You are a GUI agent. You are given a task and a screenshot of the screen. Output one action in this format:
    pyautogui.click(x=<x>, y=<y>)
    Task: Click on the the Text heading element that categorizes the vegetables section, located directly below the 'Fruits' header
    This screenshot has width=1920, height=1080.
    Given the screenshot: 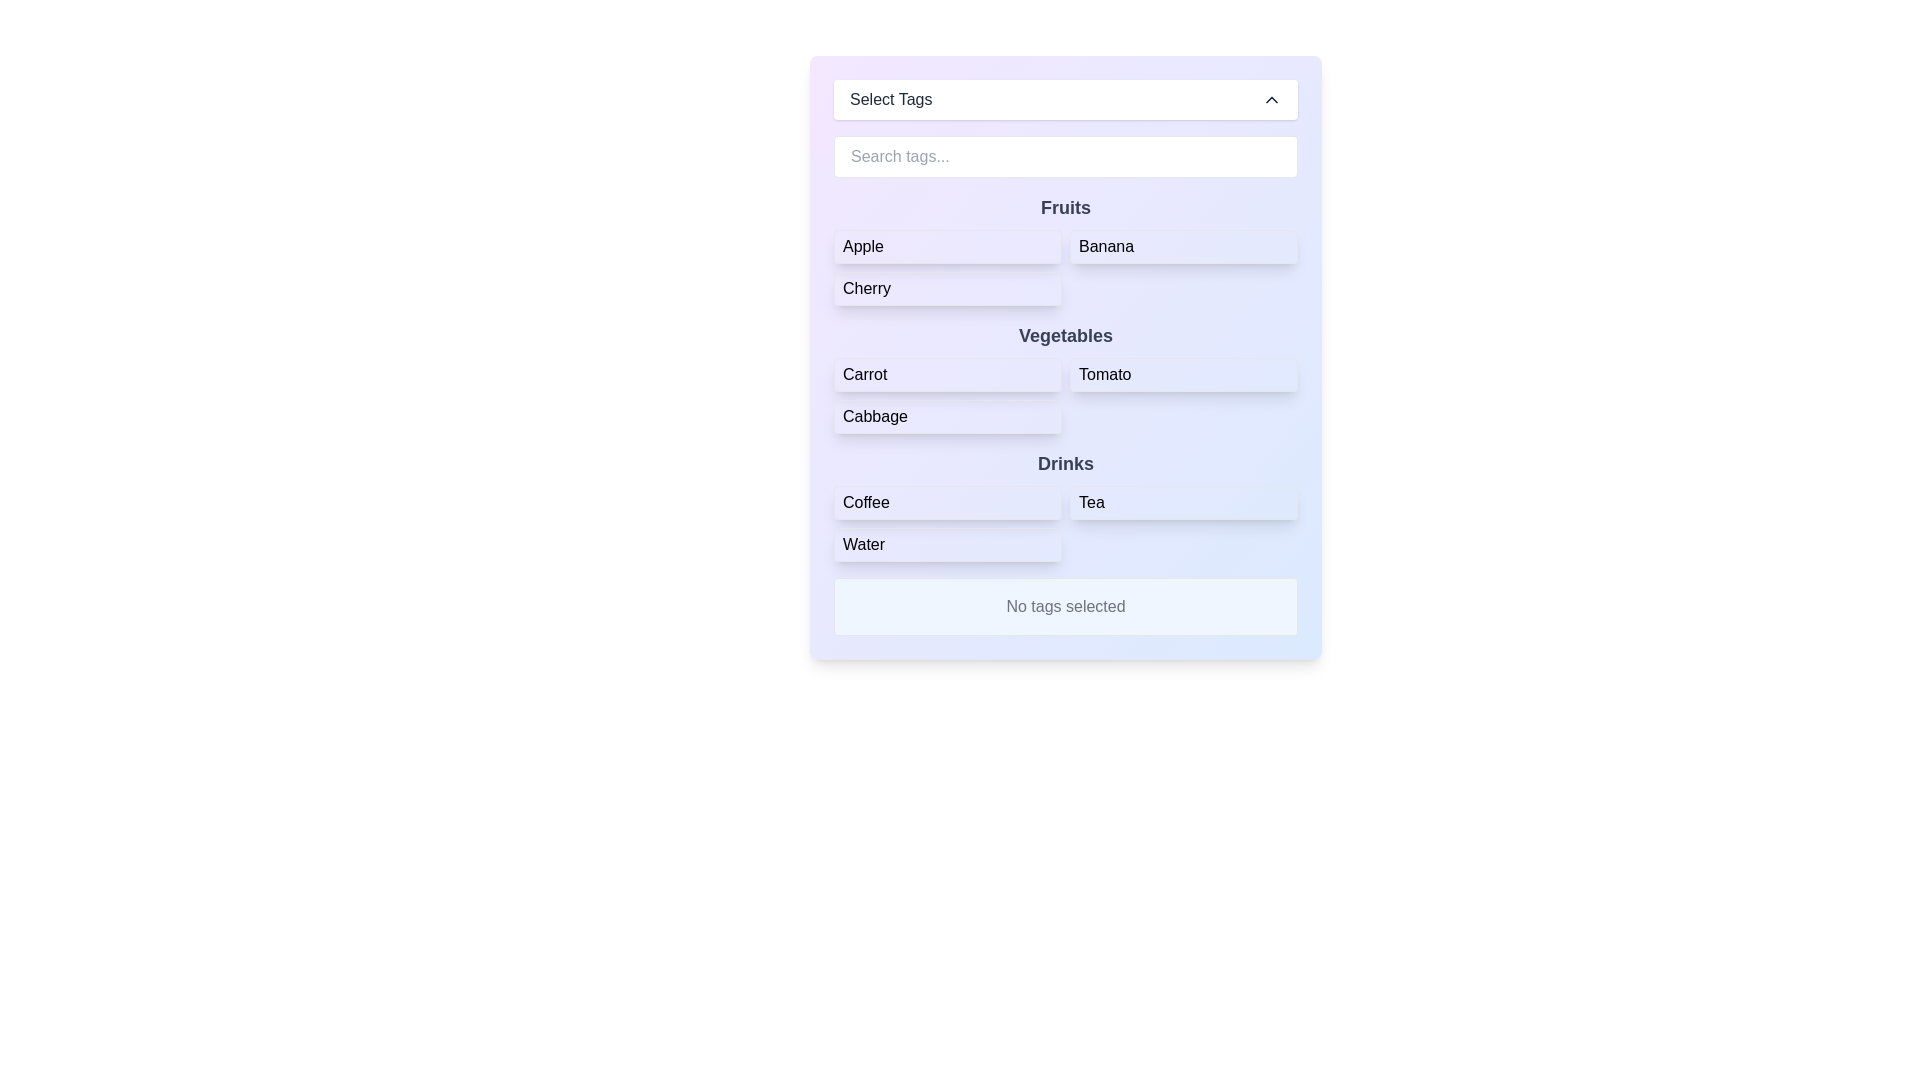 What is the action you would take?
    pyautogui.click(x=1064, y=334)
    